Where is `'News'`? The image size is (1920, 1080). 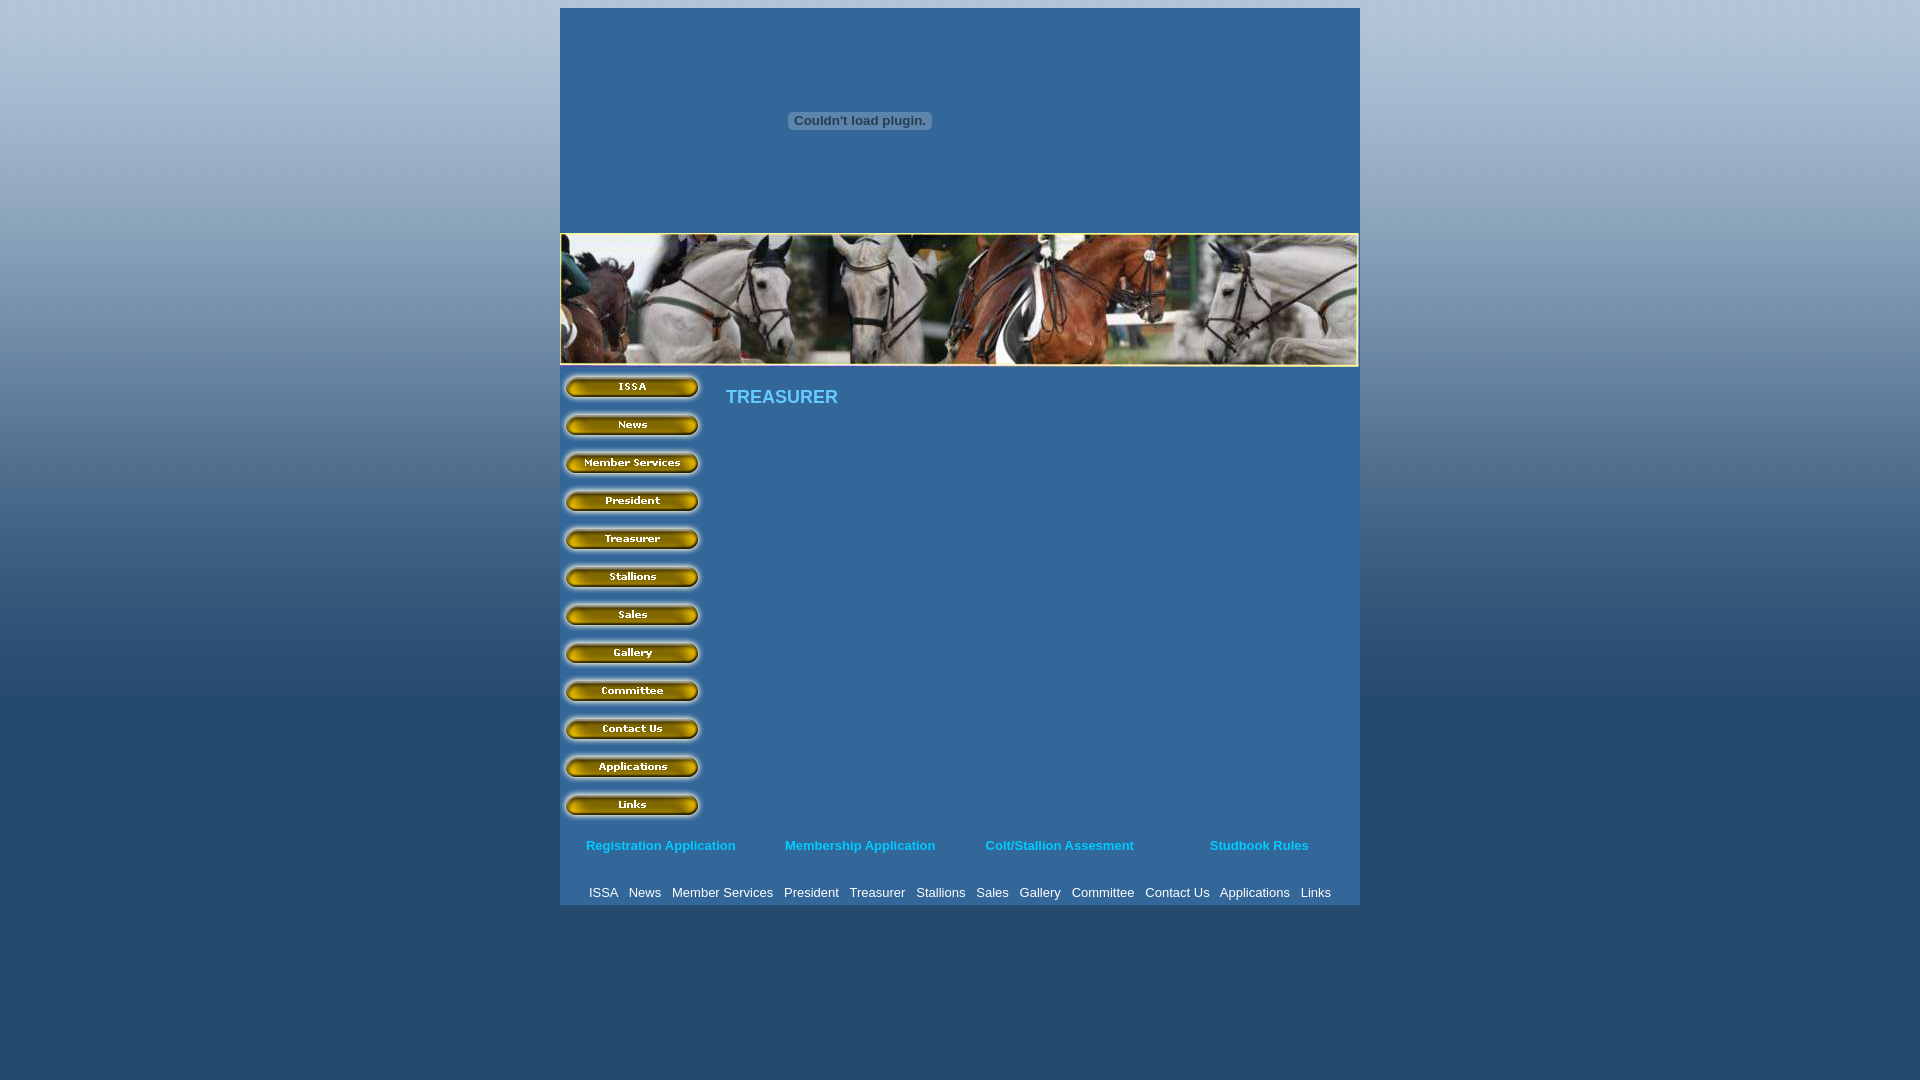 'News' is located at coordinates (645, 891).